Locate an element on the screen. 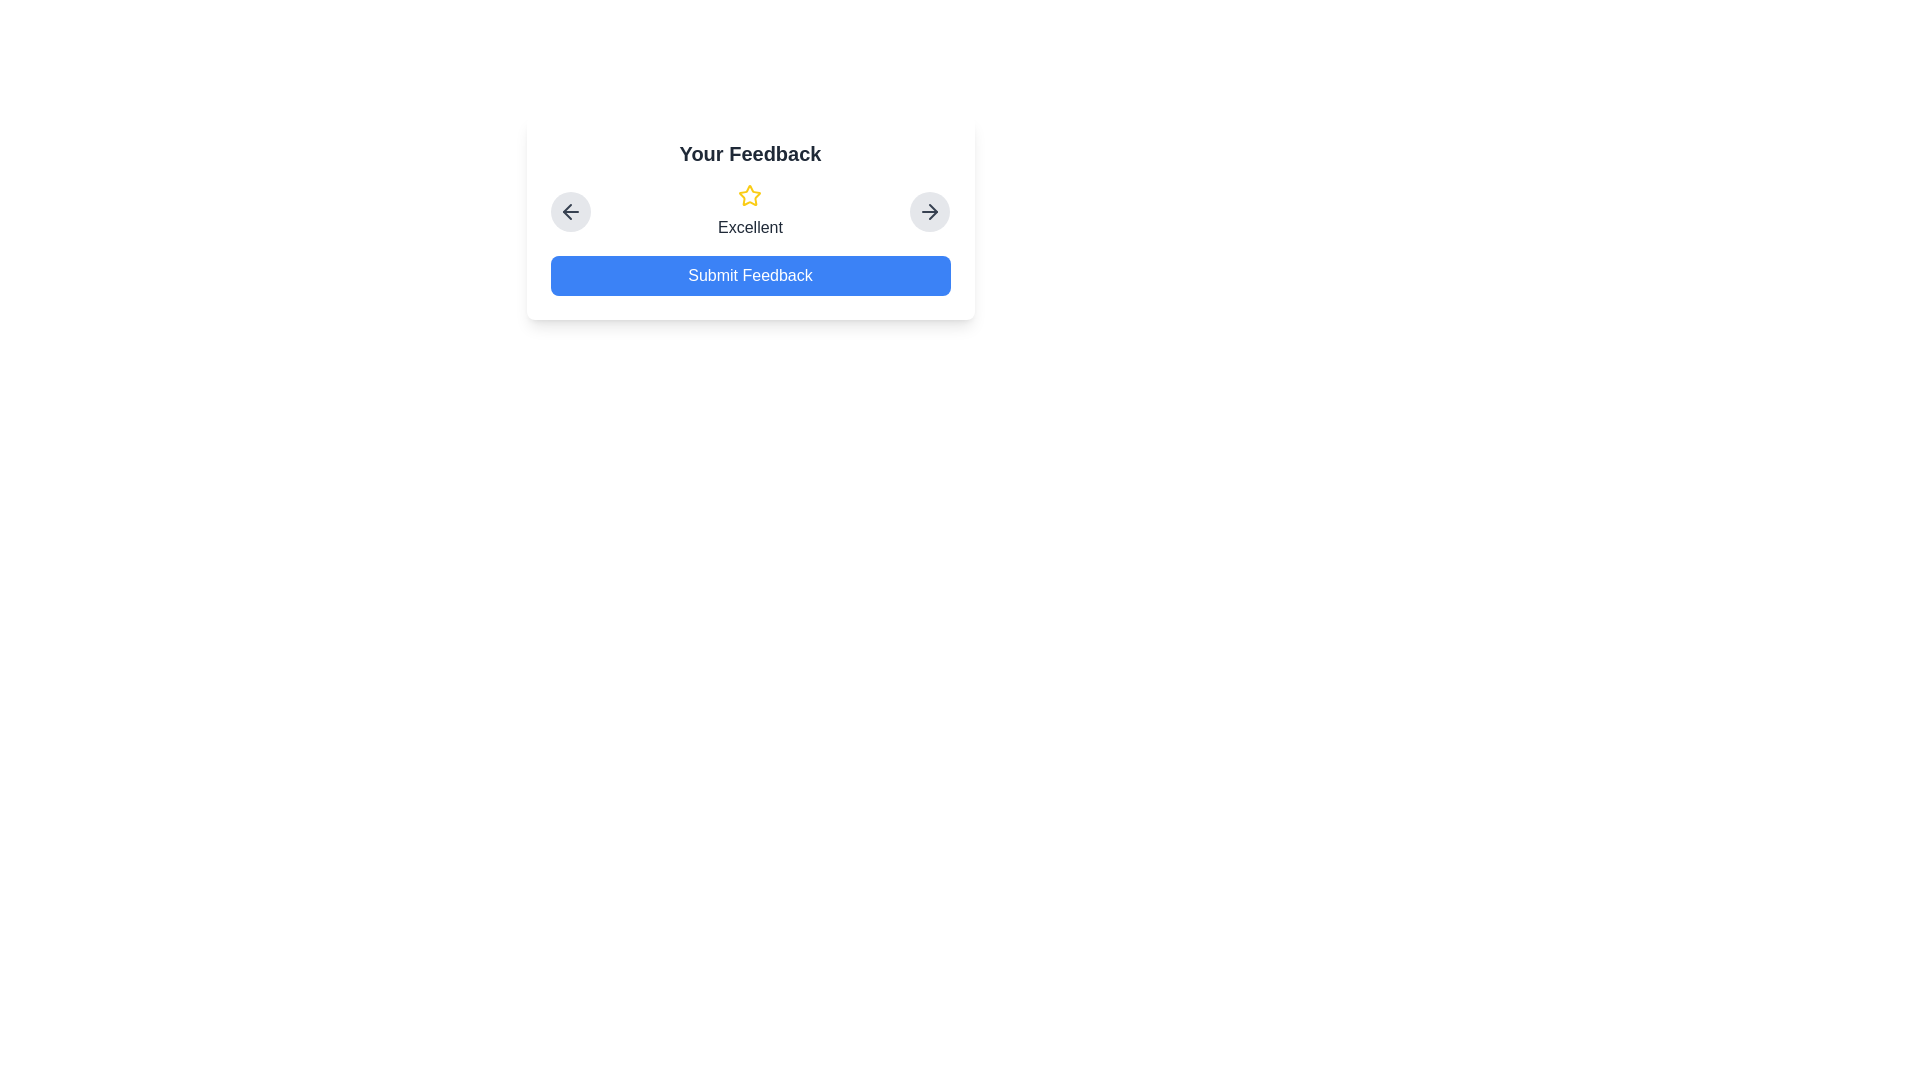 This screenshot has width=1920, height=1080. the 'Submit Feedback' button, which is a bright blue rectangular button with white bold text, located at the bottom of a panel is located at coordinates (749, 218).